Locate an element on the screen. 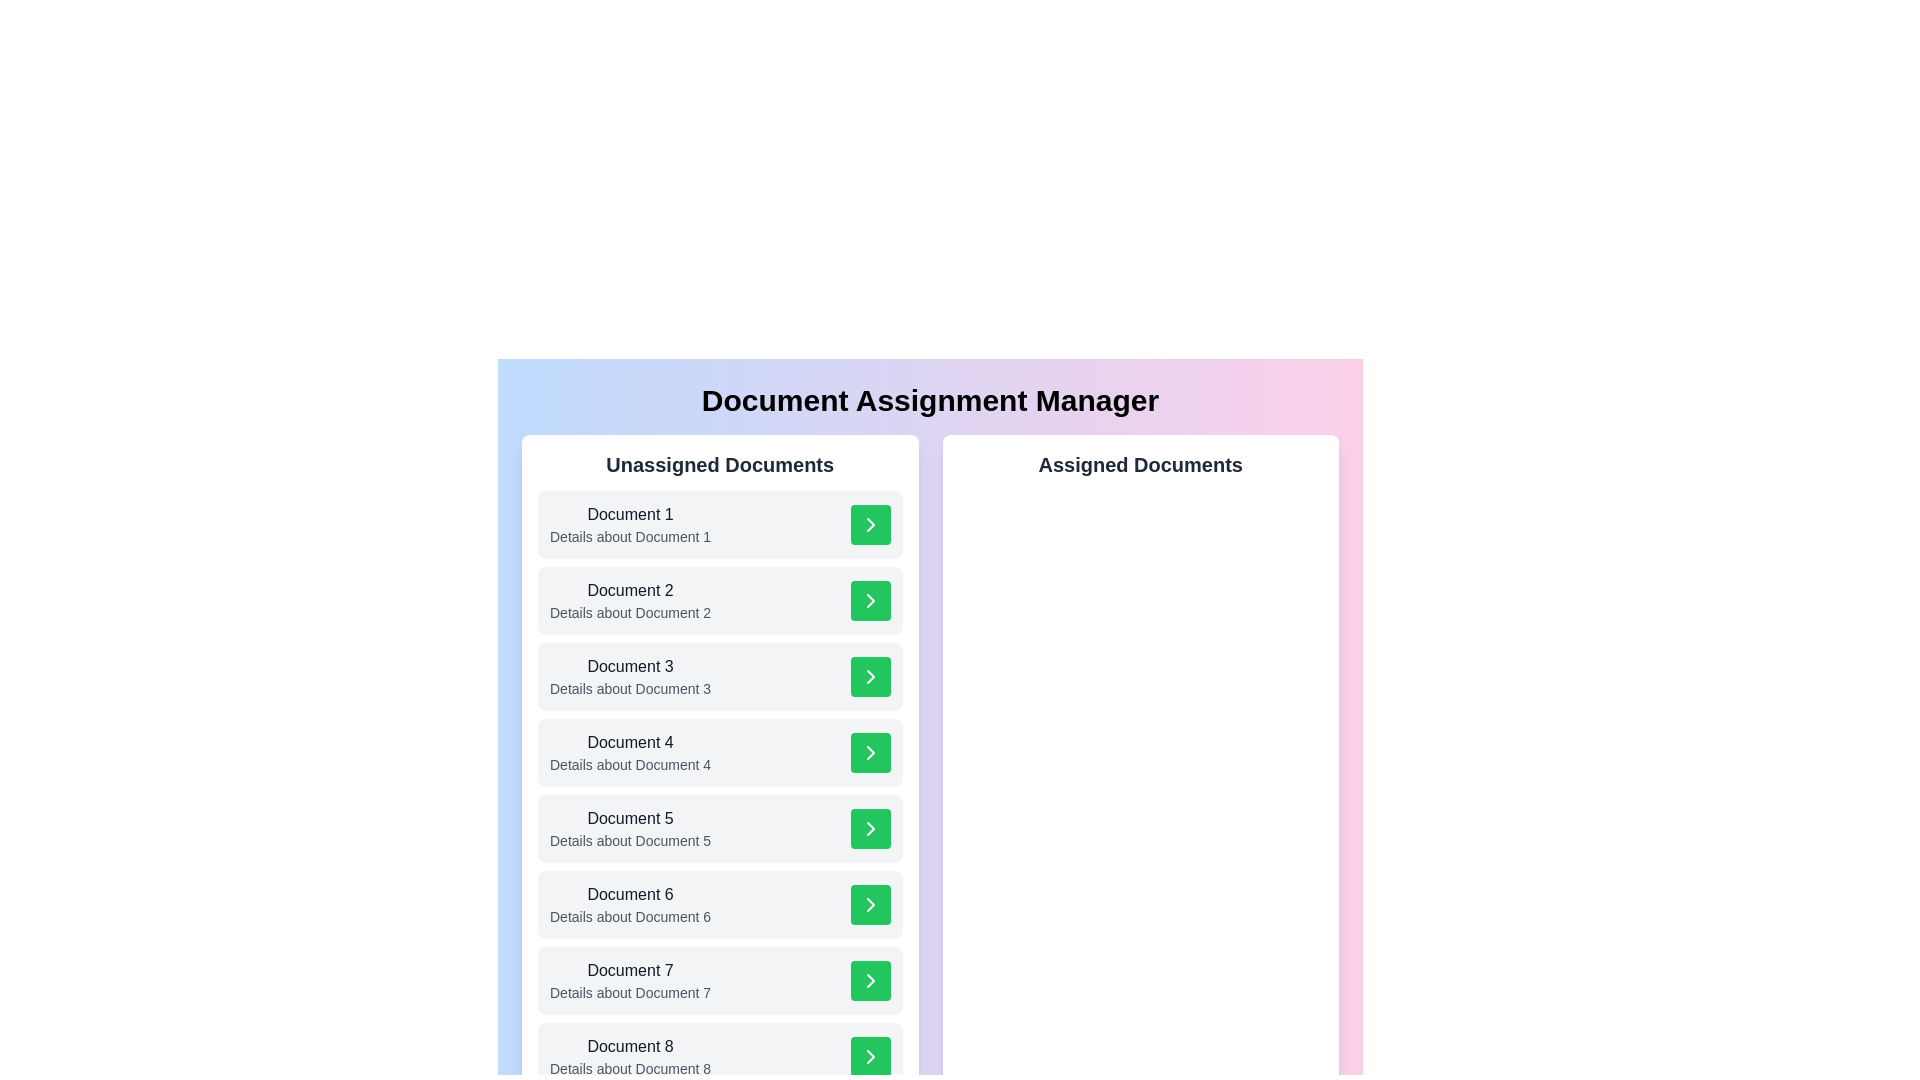  the icon button for 'Document 5' located under the 'Unassigned Documents' column is located at coordinates (870, 829).